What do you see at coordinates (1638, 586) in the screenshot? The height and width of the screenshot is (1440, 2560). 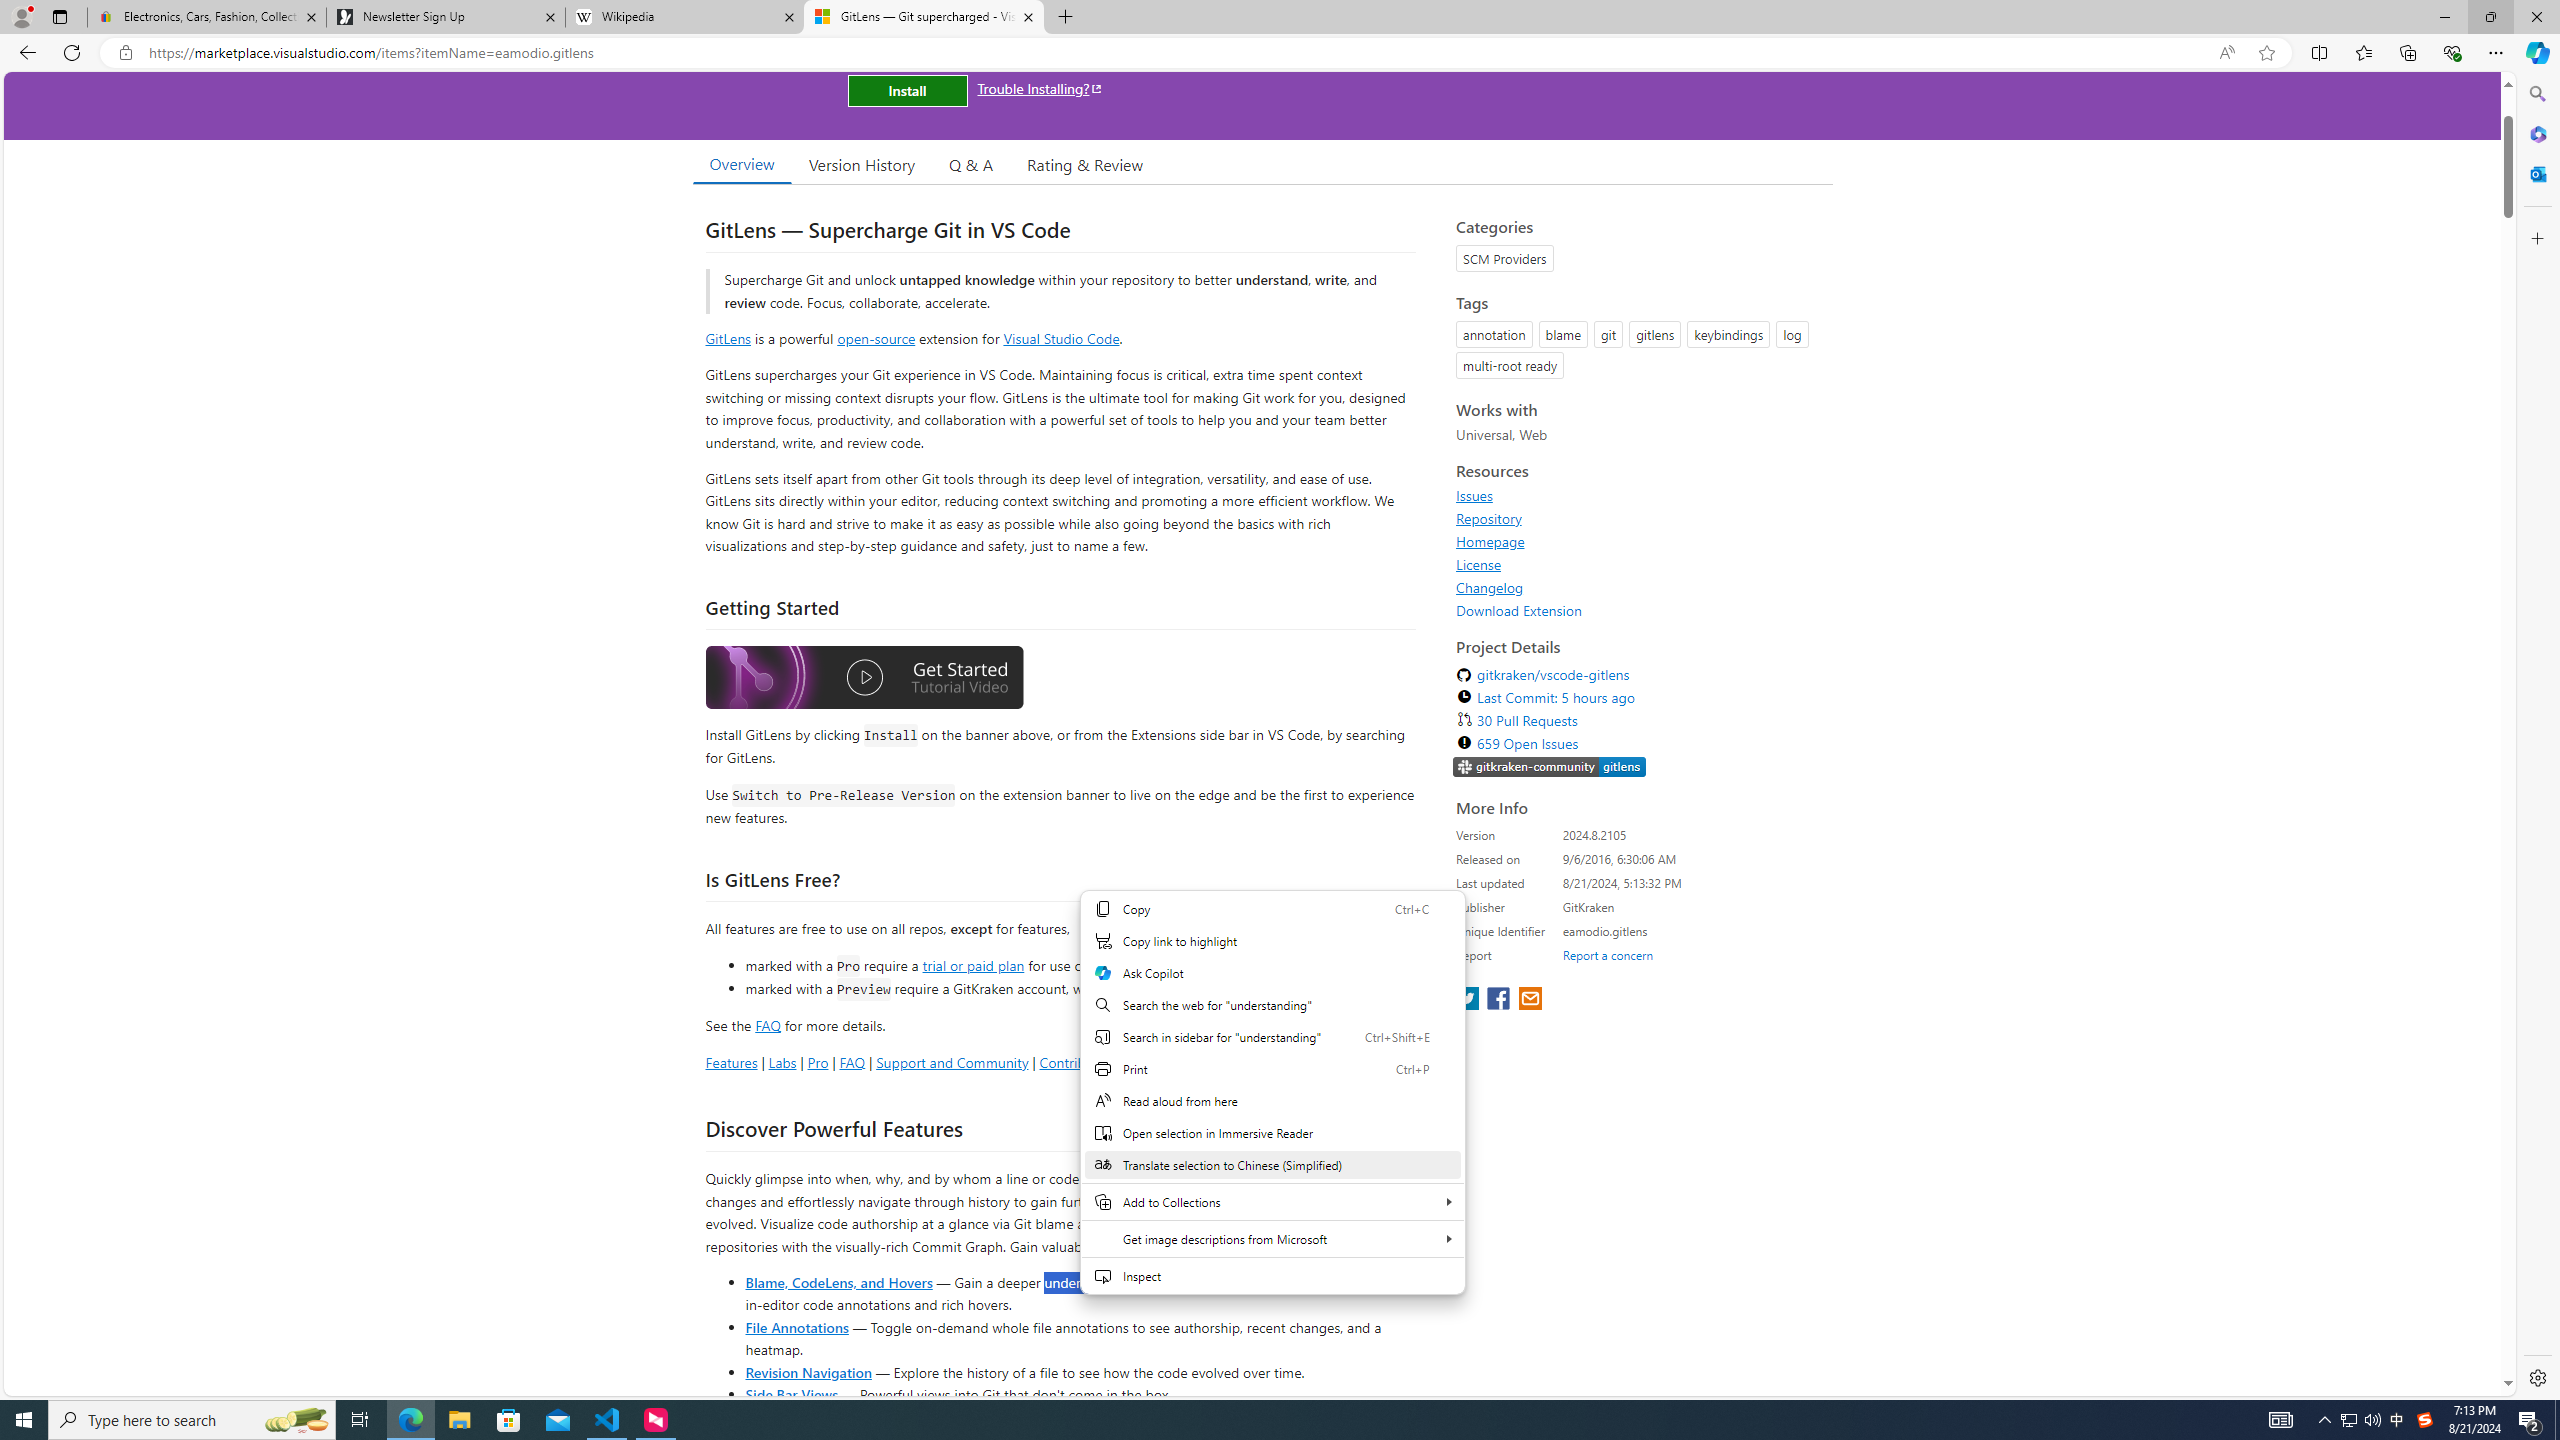 I see `'Changelog'` at bounding box center [1638, 586].